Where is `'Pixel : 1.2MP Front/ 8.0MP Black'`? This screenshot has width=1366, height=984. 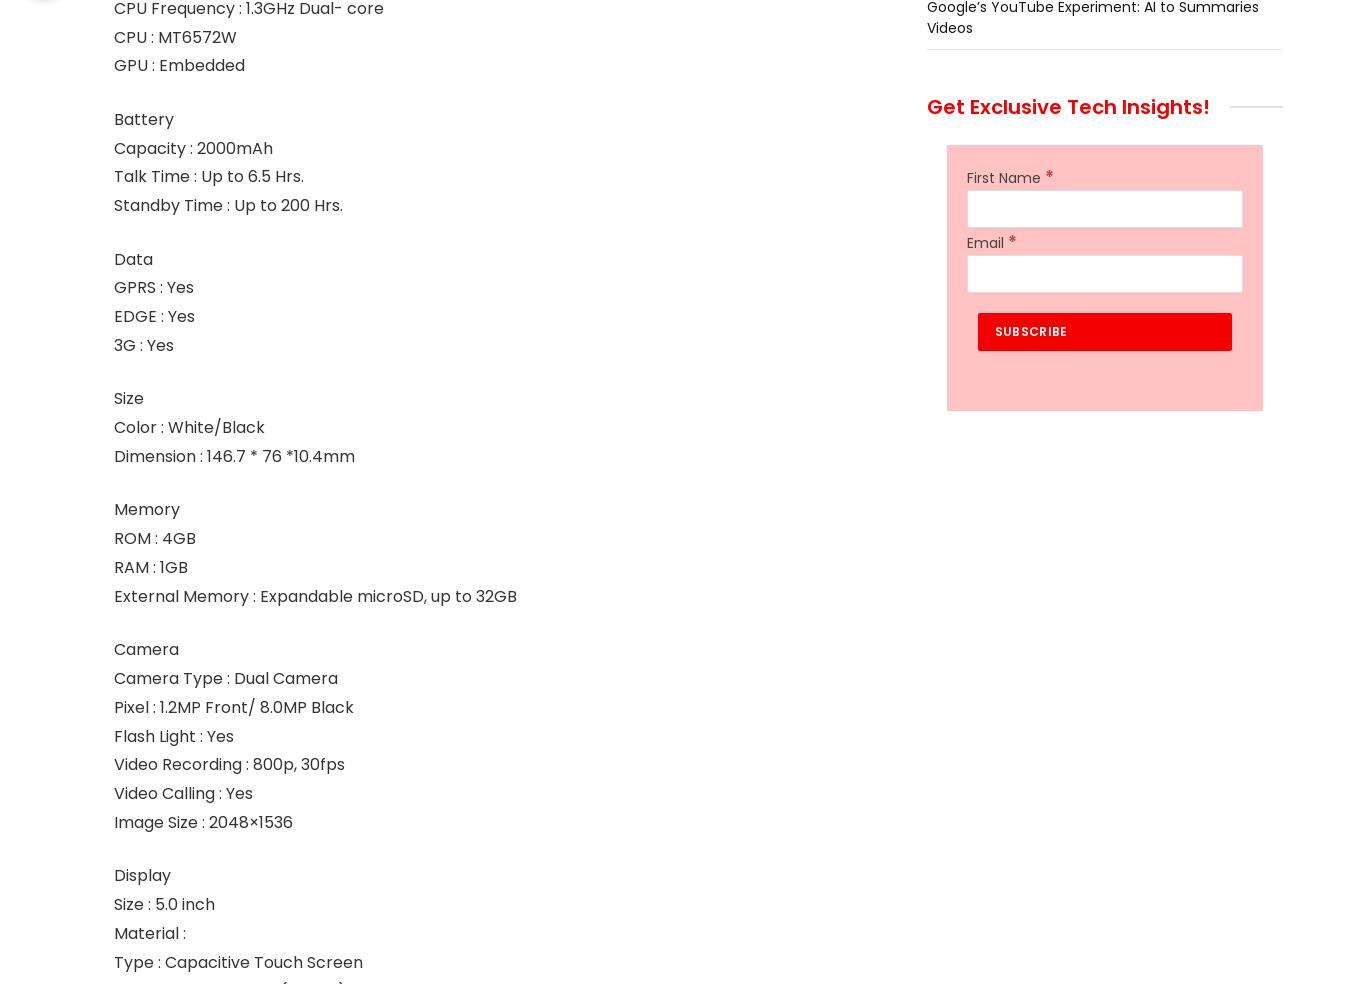 'Pixel : 1.2MP Front/ 8.0MP Black' is located at coordinates (233, 706).